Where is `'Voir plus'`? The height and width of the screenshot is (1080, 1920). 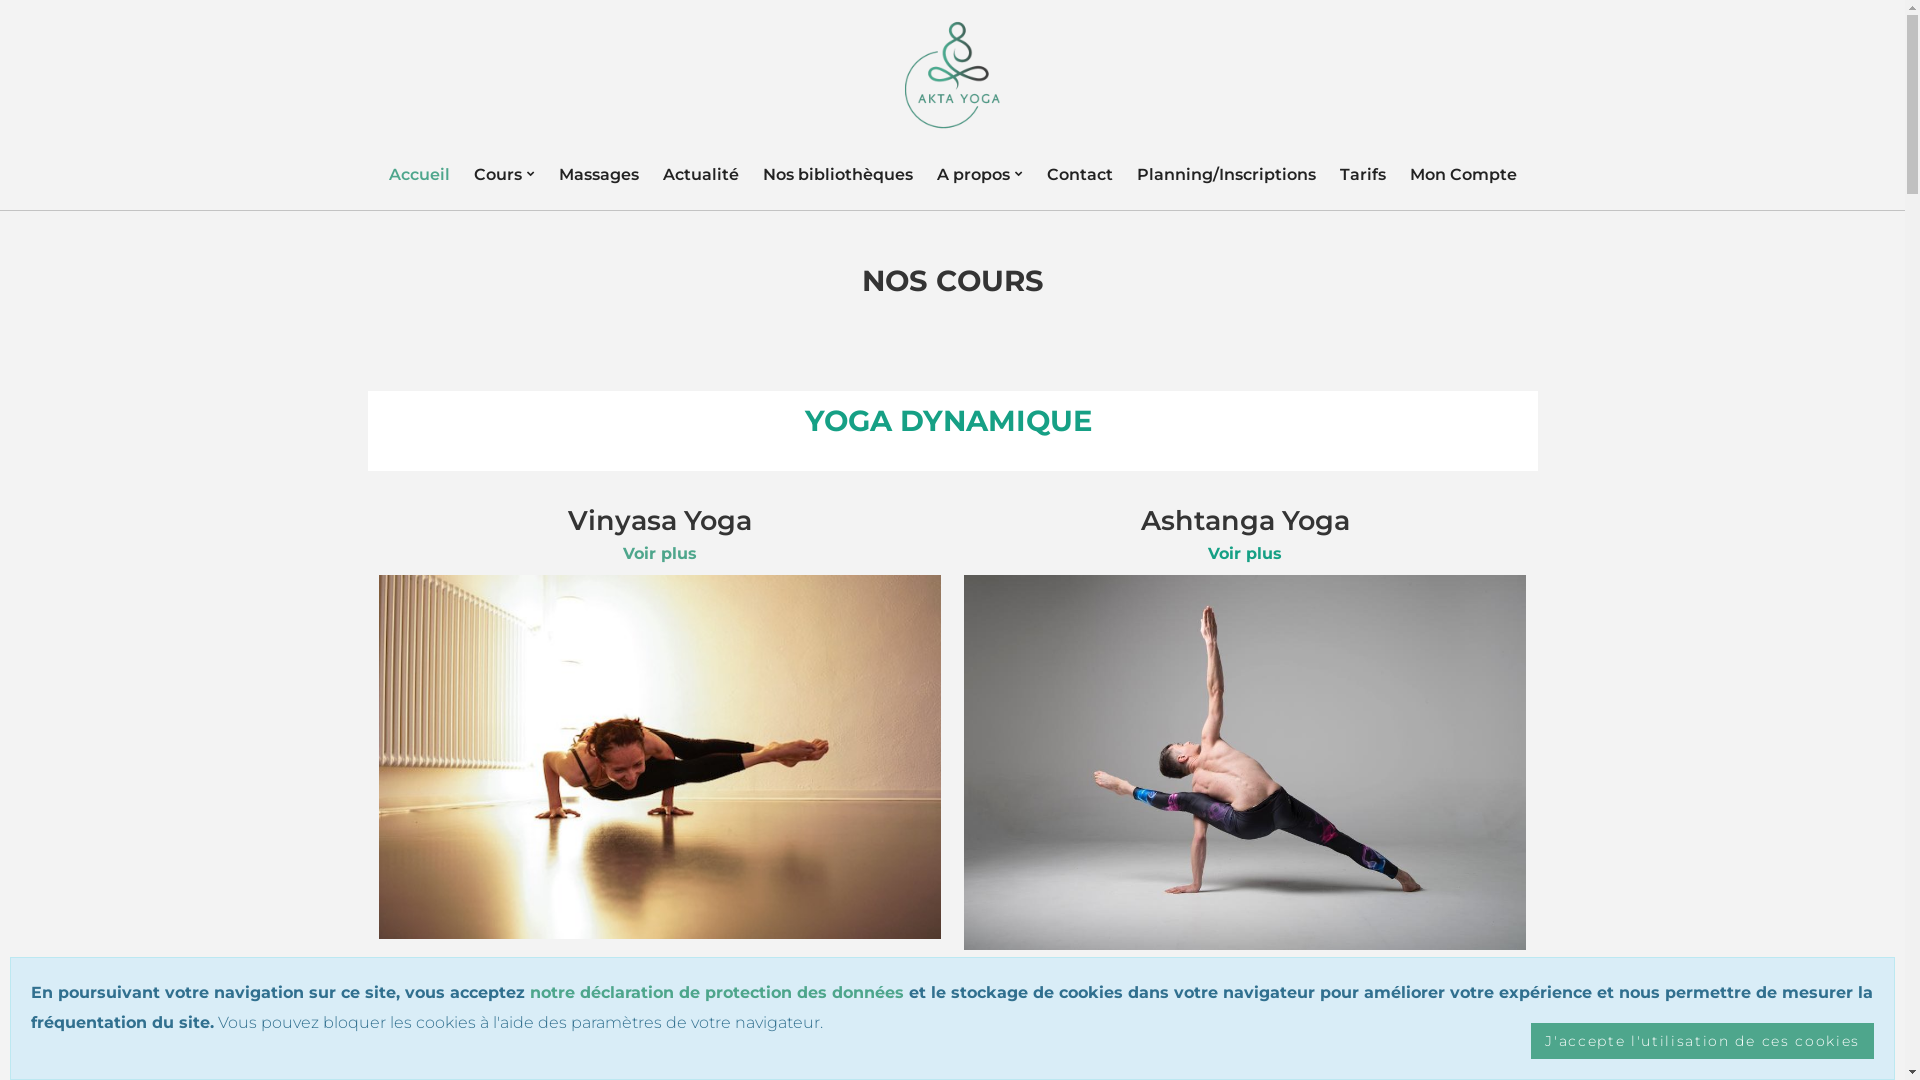
'Voir plus' is located at coordinates (660, 553).